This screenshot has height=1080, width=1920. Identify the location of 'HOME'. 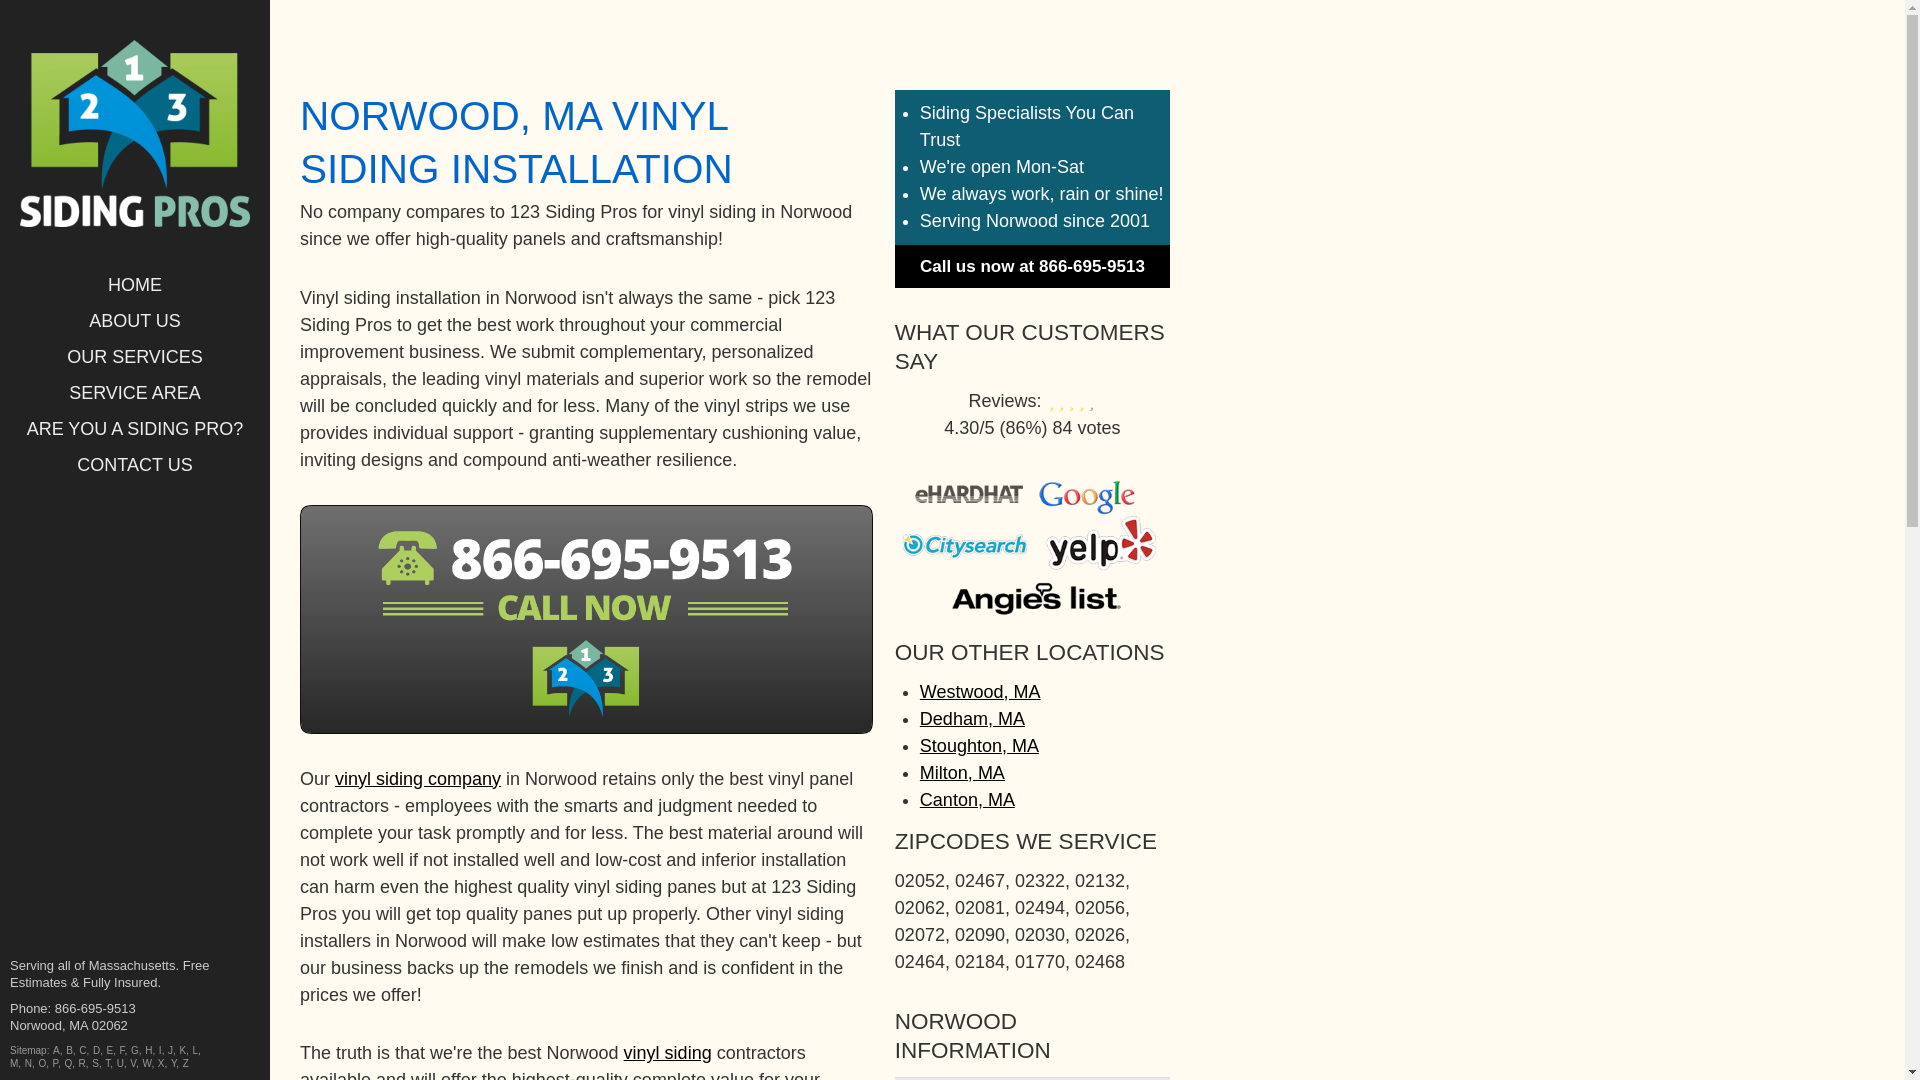
(133, 285).